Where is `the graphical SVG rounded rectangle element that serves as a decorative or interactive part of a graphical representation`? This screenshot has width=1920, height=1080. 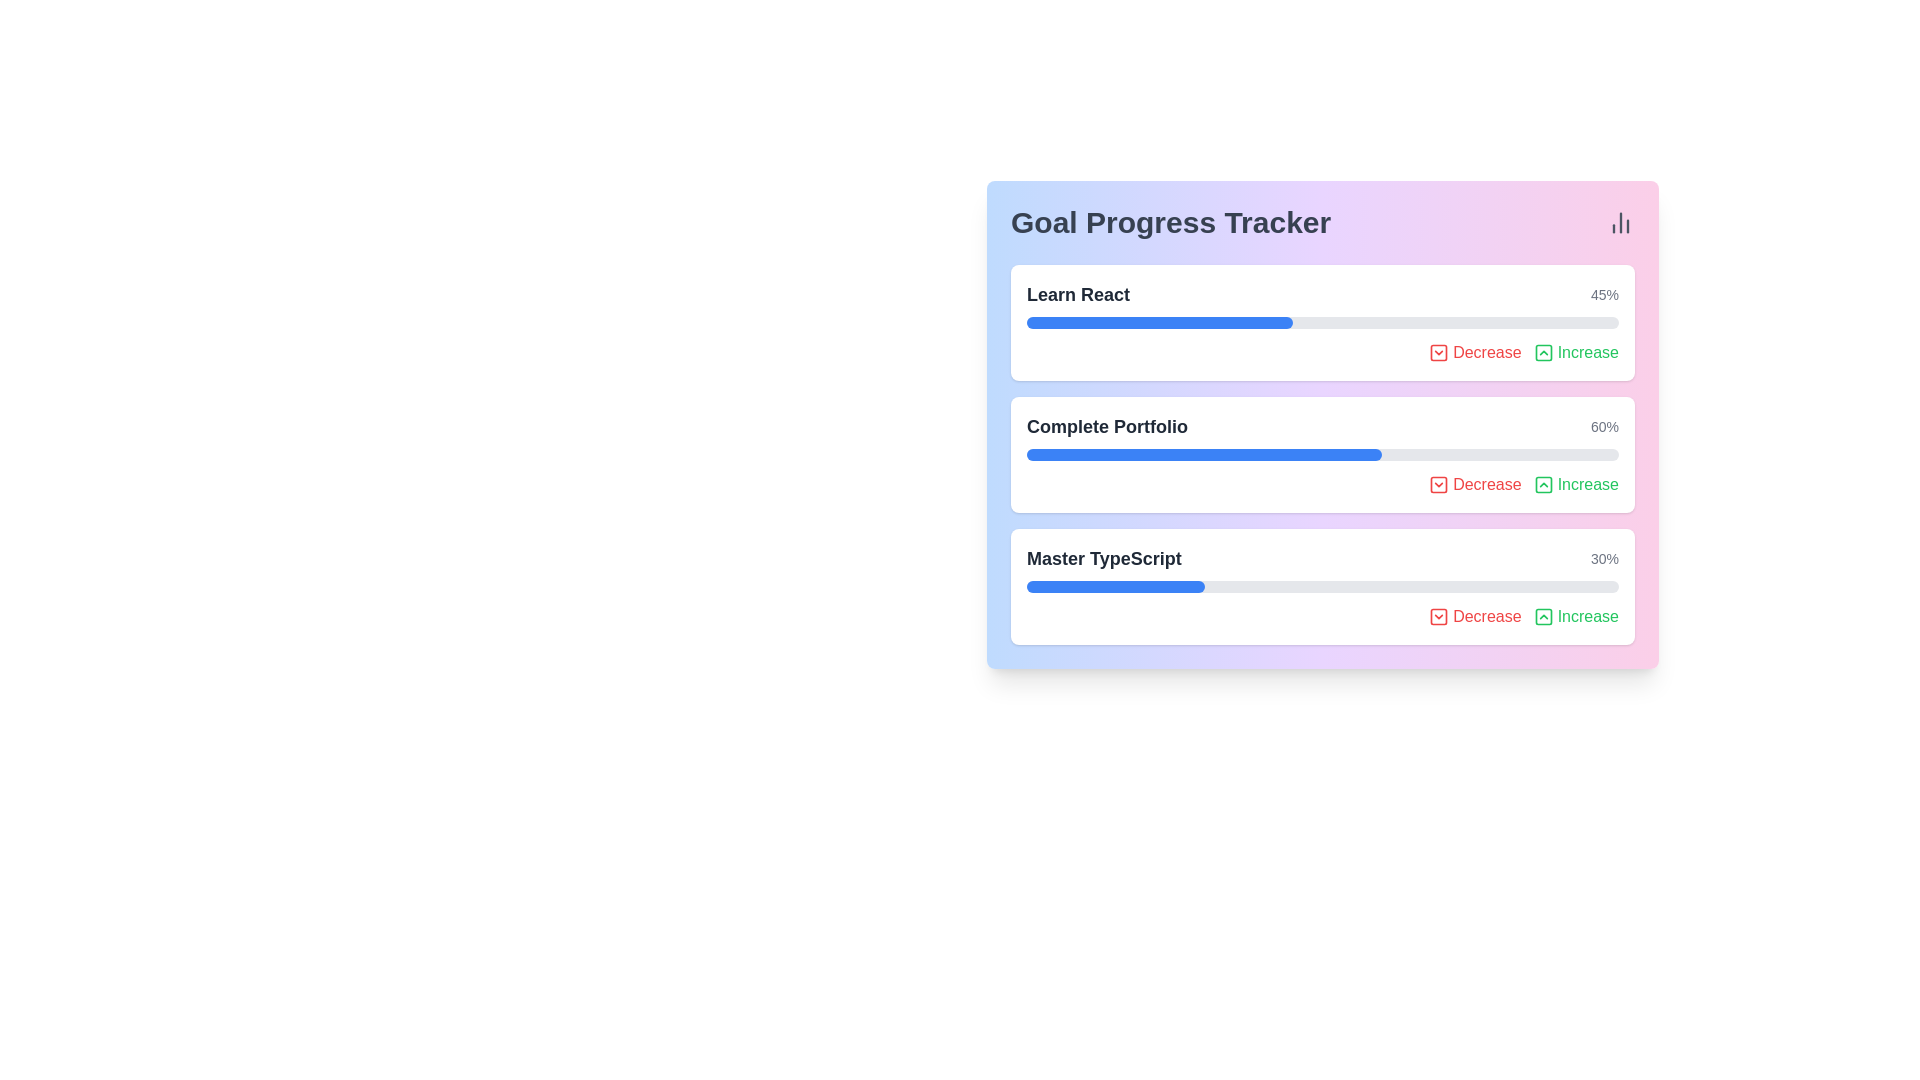
the graphical SVG rounded rectangle element that serves as a decorative or interactive part of a graphical representation is located at coordinates (1542, 352).